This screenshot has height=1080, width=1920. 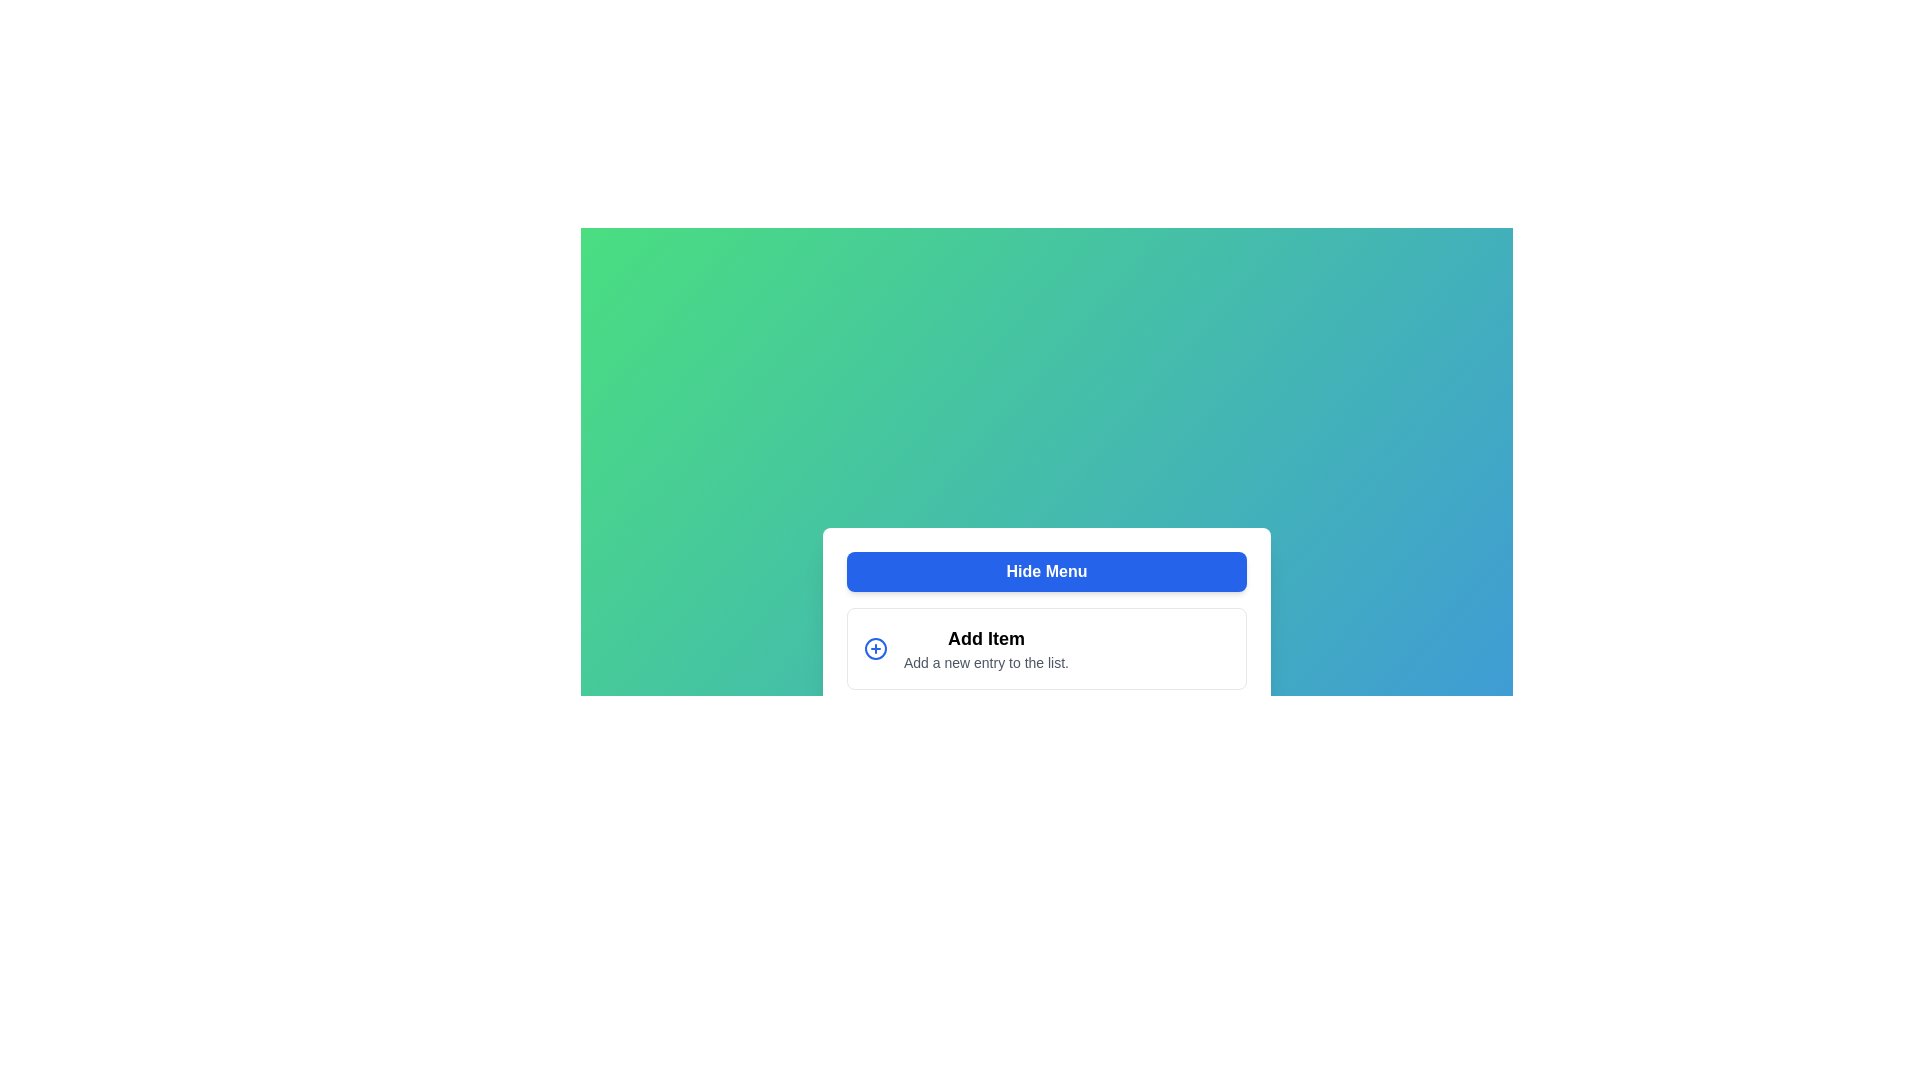 I want to click on the menu item Add Item from the menu, so click(x=1045, y=648).